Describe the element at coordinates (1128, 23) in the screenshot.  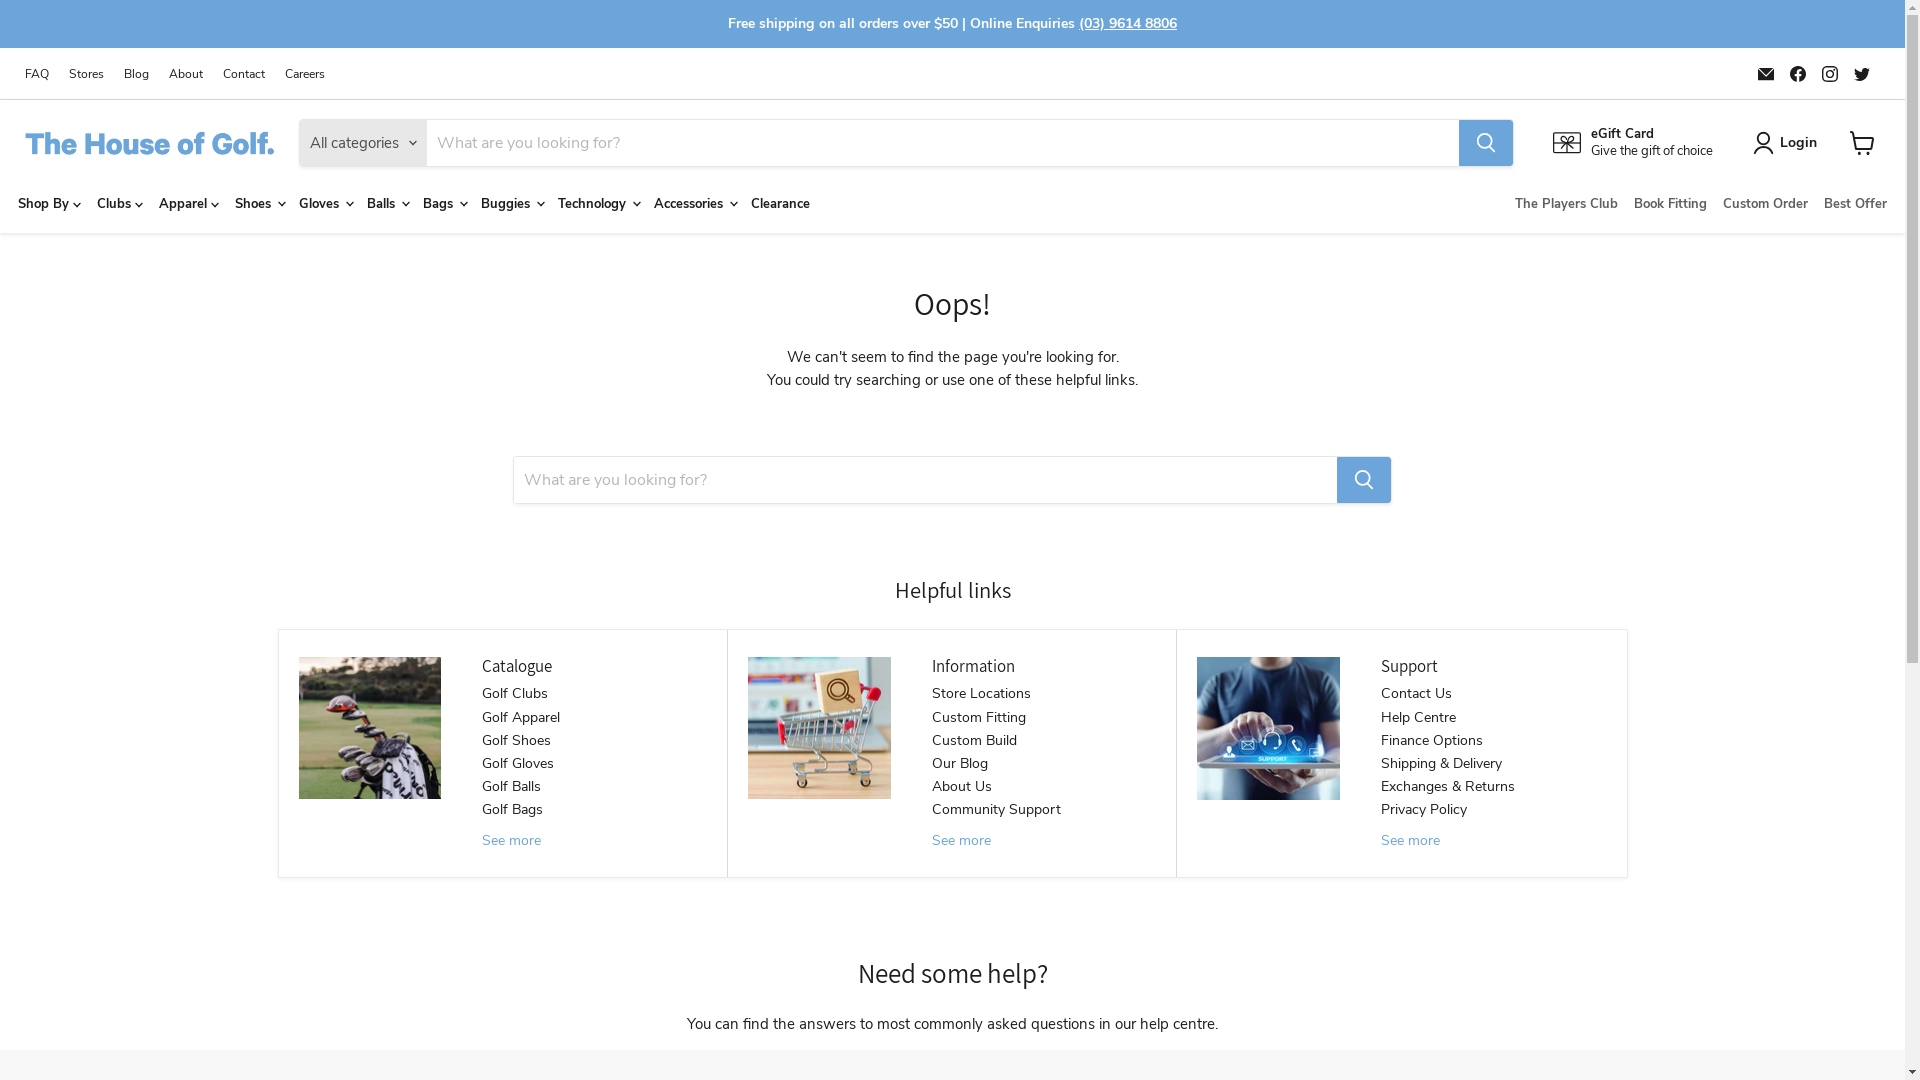
I see `'(03) 9614 8806'` at that location.